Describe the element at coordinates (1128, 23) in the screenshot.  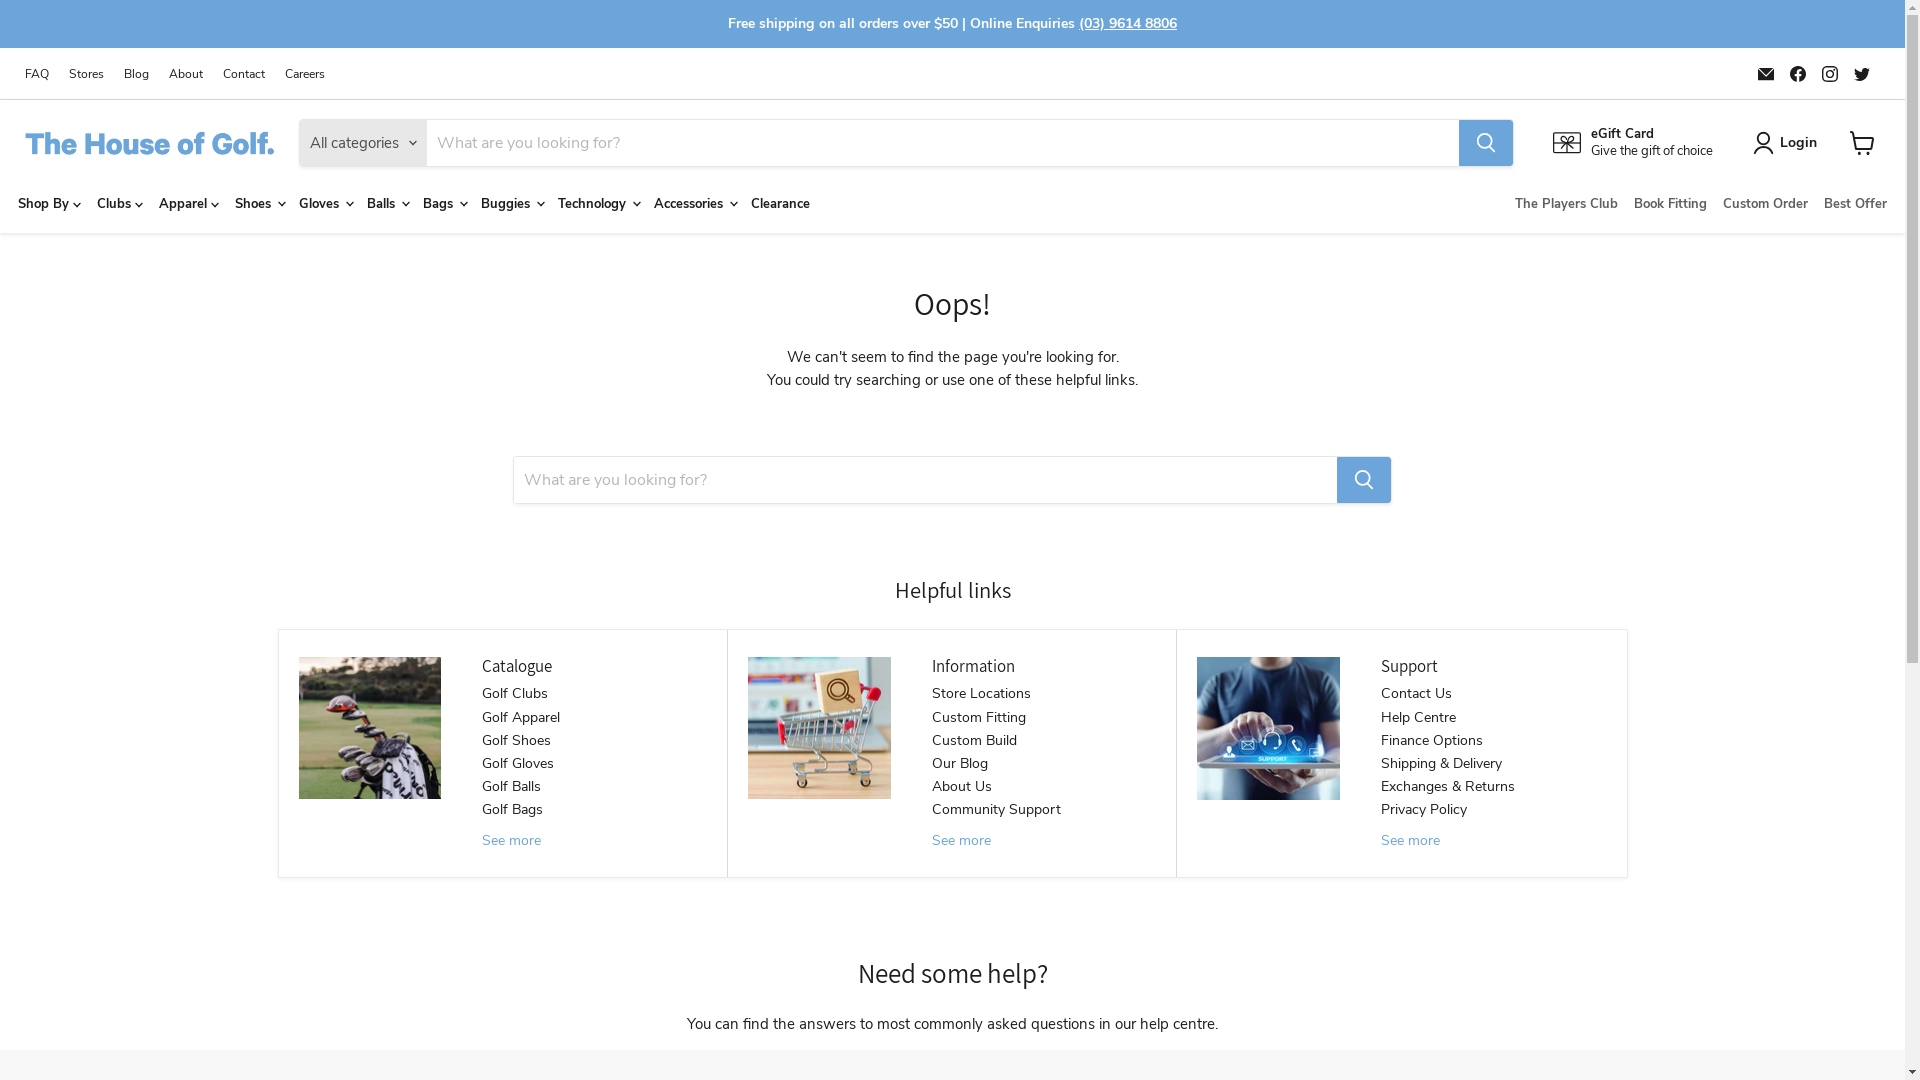
I see `'(03) 9614 8806'` at that location.